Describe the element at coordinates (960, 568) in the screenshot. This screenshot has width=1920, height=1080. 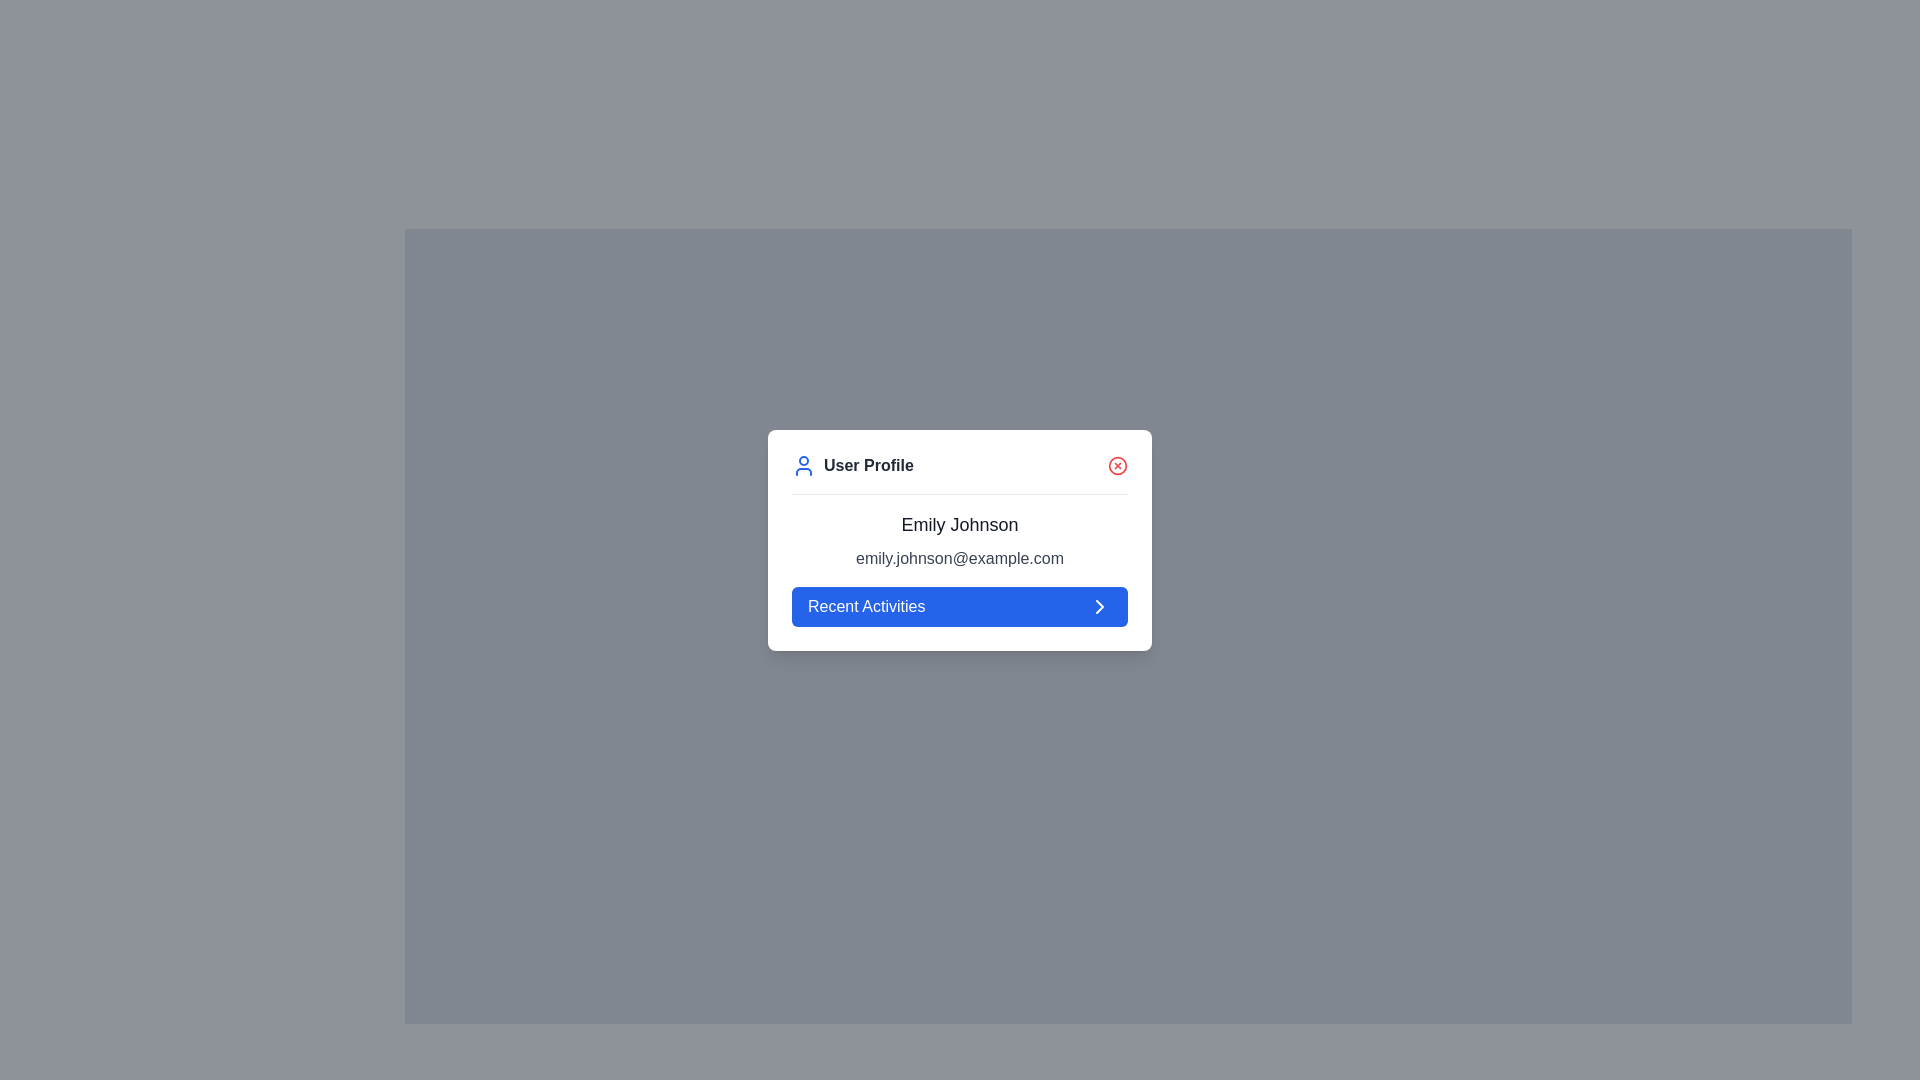
I see `text displayed in the Text block containing name and email, which is centrally aligned within the 'User Profile' card` at that location.